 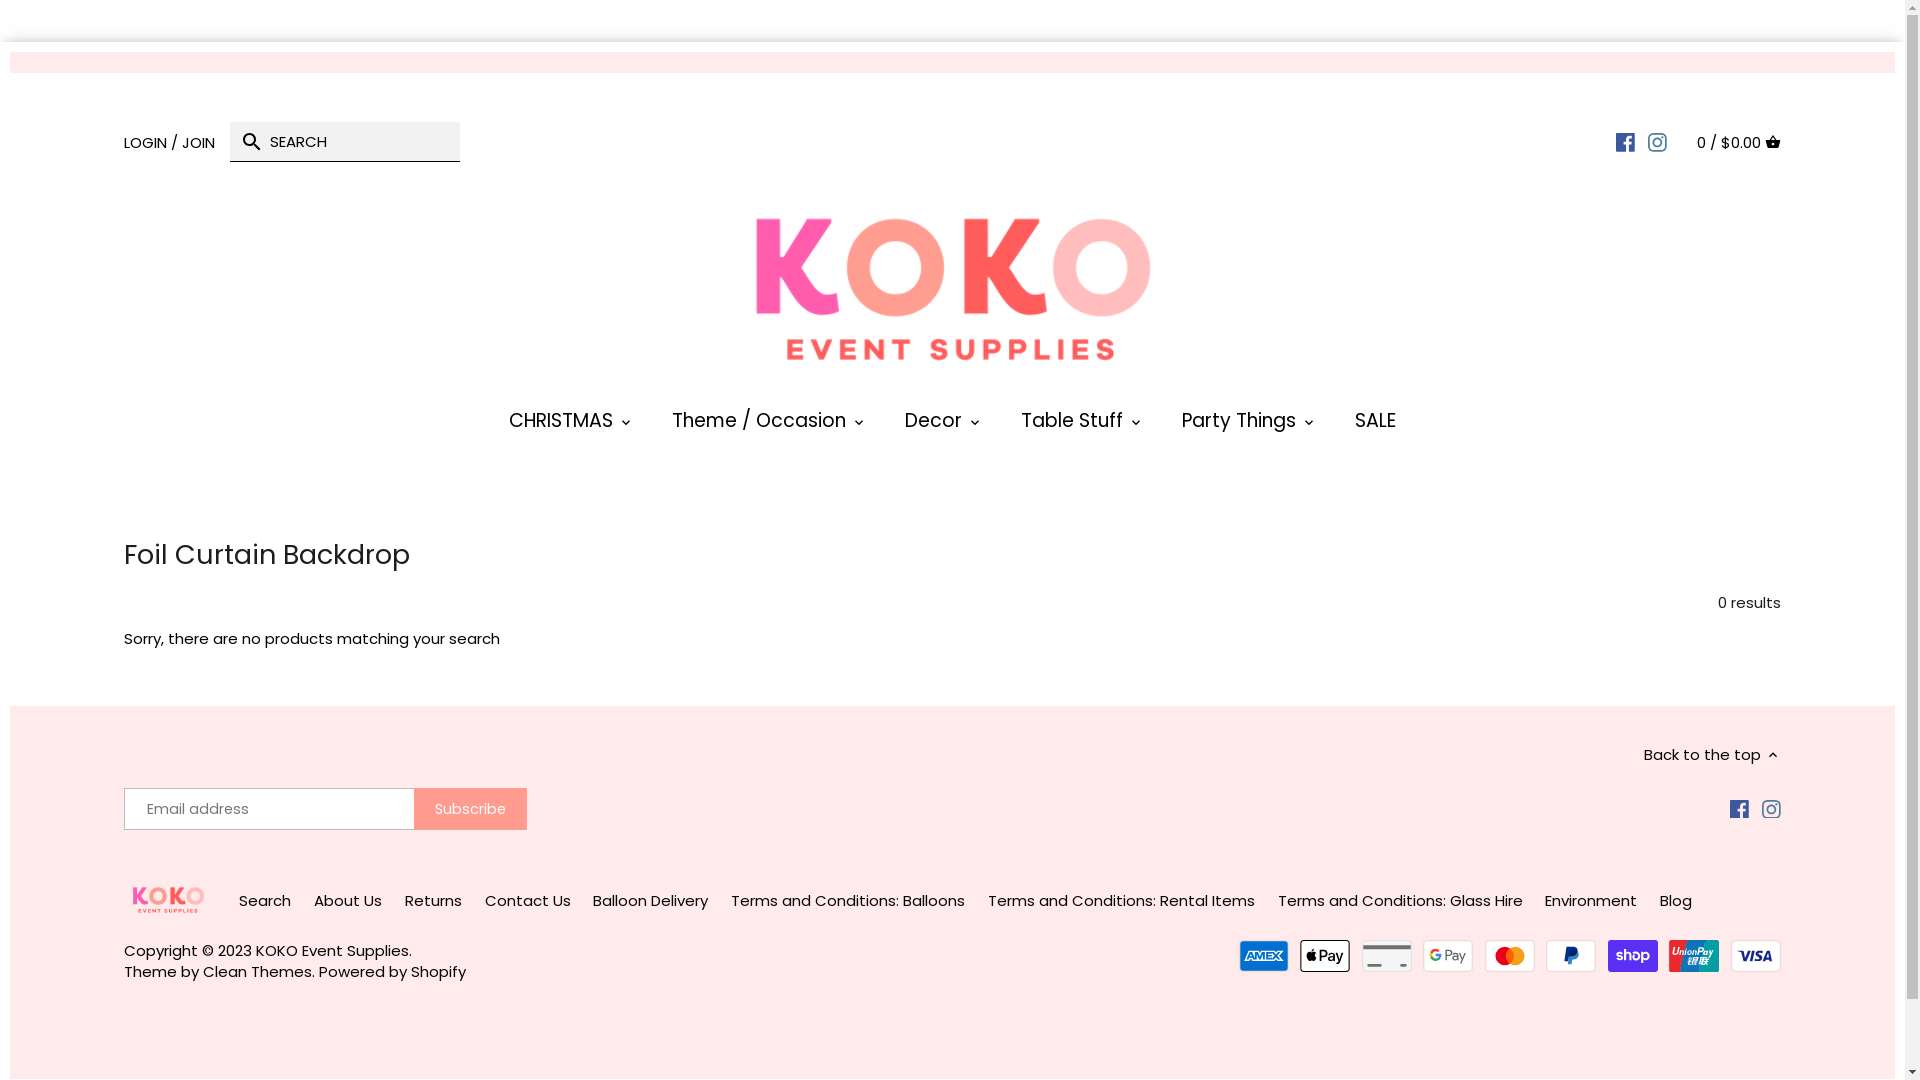 What do you see at coordinates (432, 900) in the screenshot?
I see `'Returns'` at bounding box center [432, 900].